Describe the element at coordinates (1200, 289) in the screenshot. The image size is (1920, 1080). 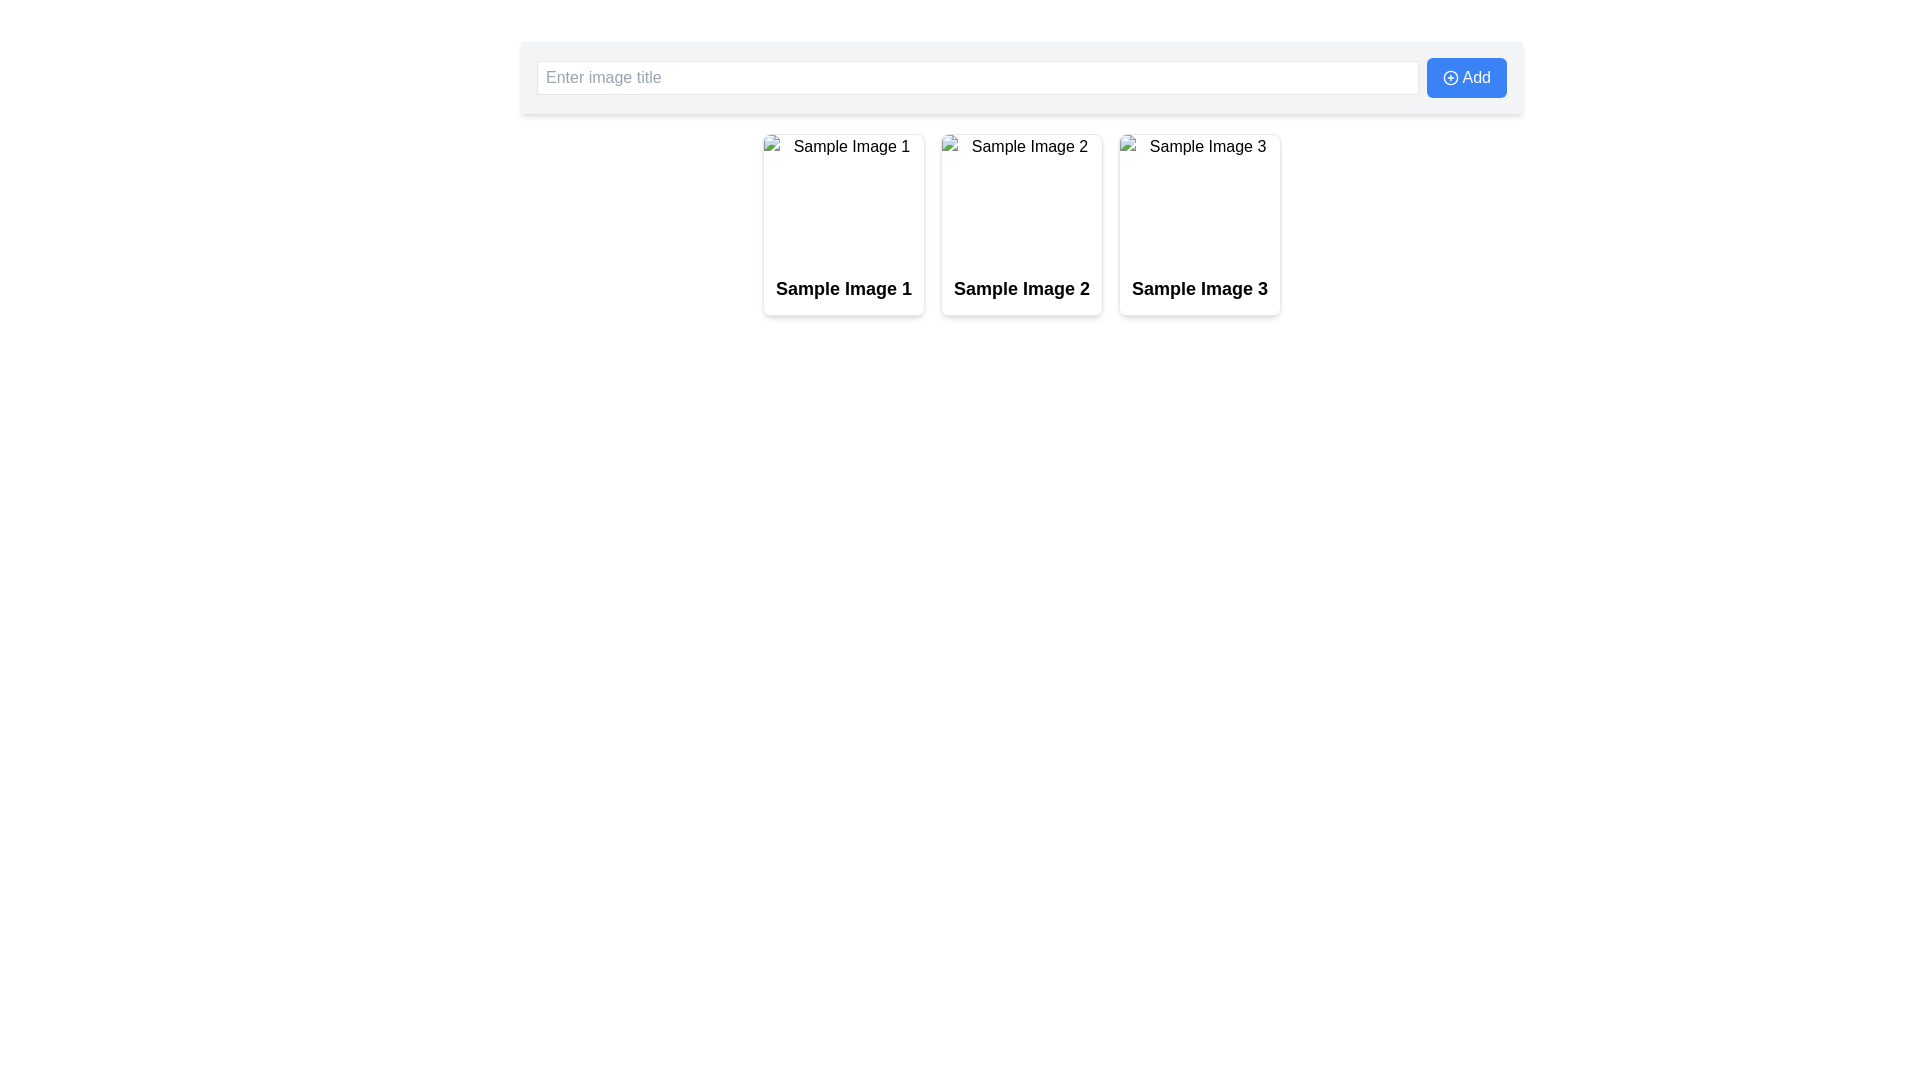
I see `text label displaying 'Sample Image 3' which is located at the bottom of the white card with rounded corners` at that location.